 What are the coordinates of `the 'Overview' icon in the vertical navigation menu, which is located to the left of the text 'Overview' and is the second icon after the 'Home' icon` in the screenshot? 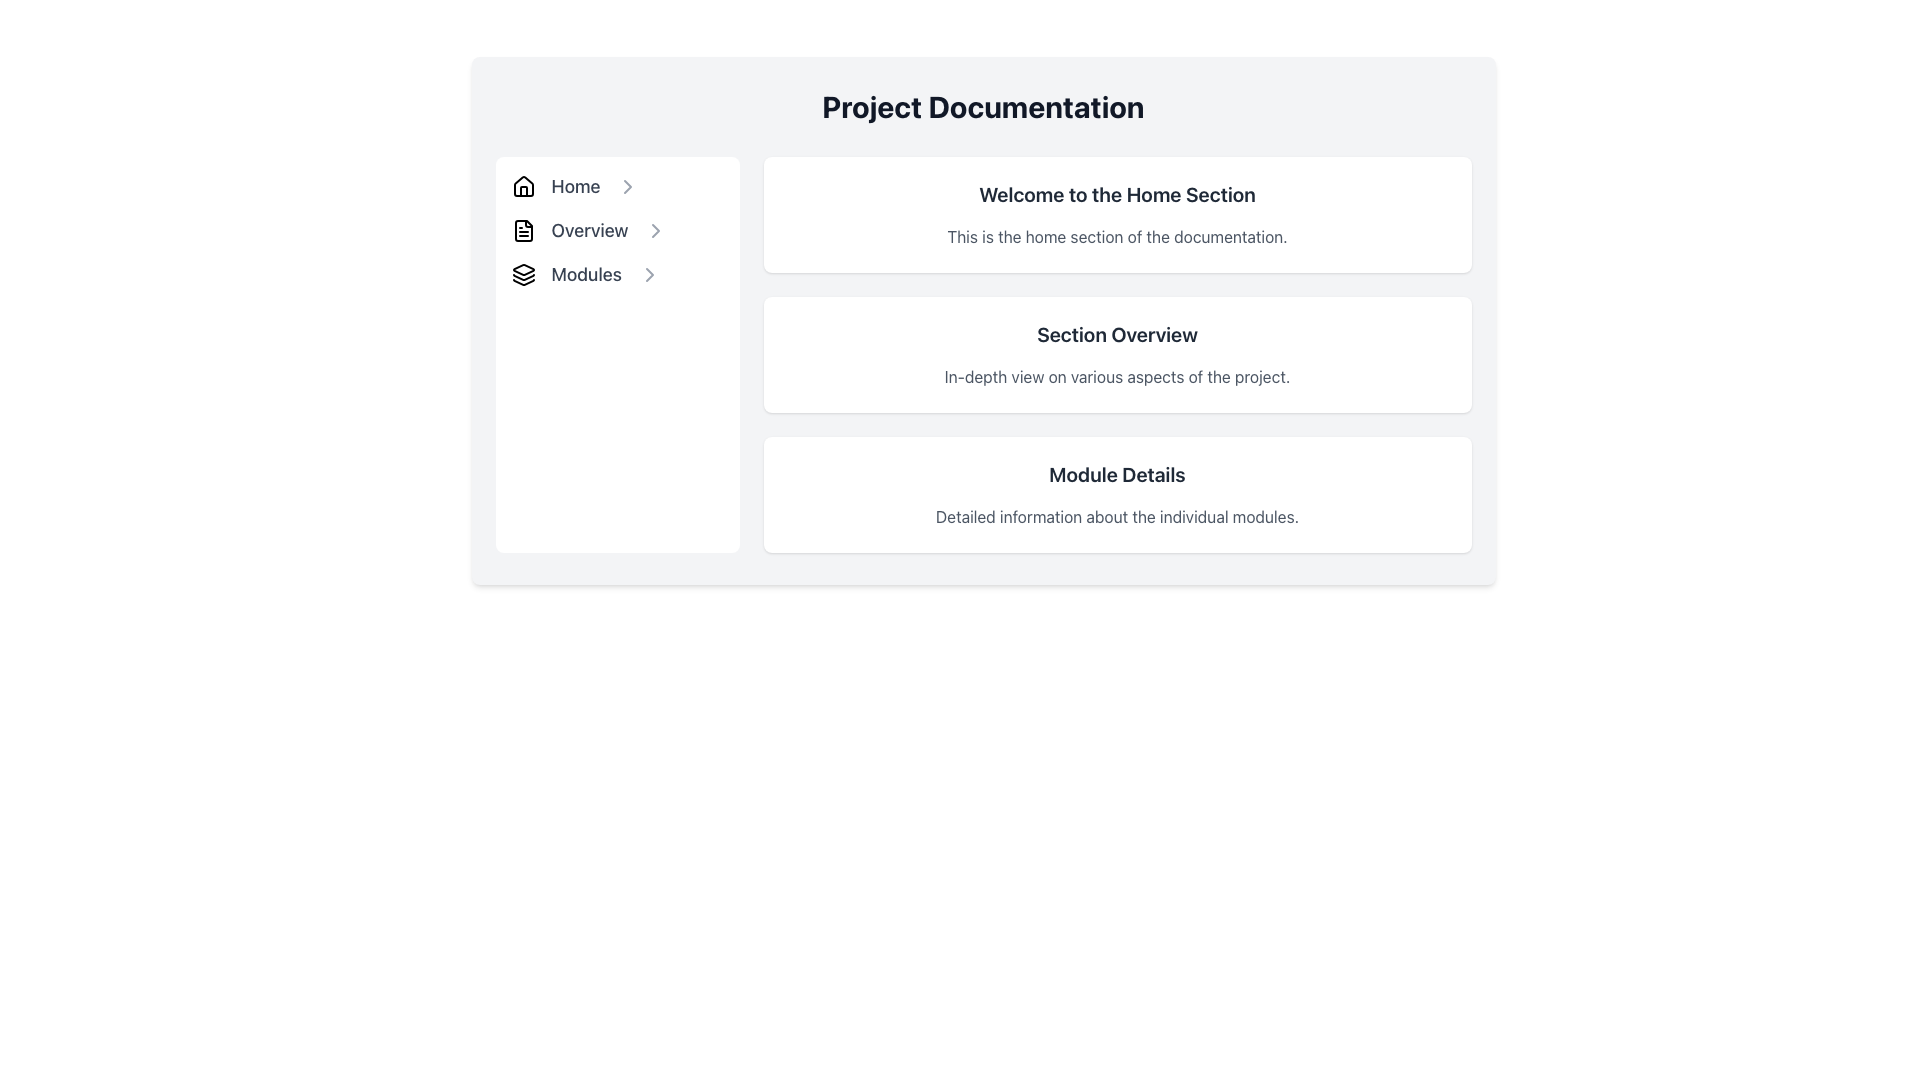 It's located at (523, 230).